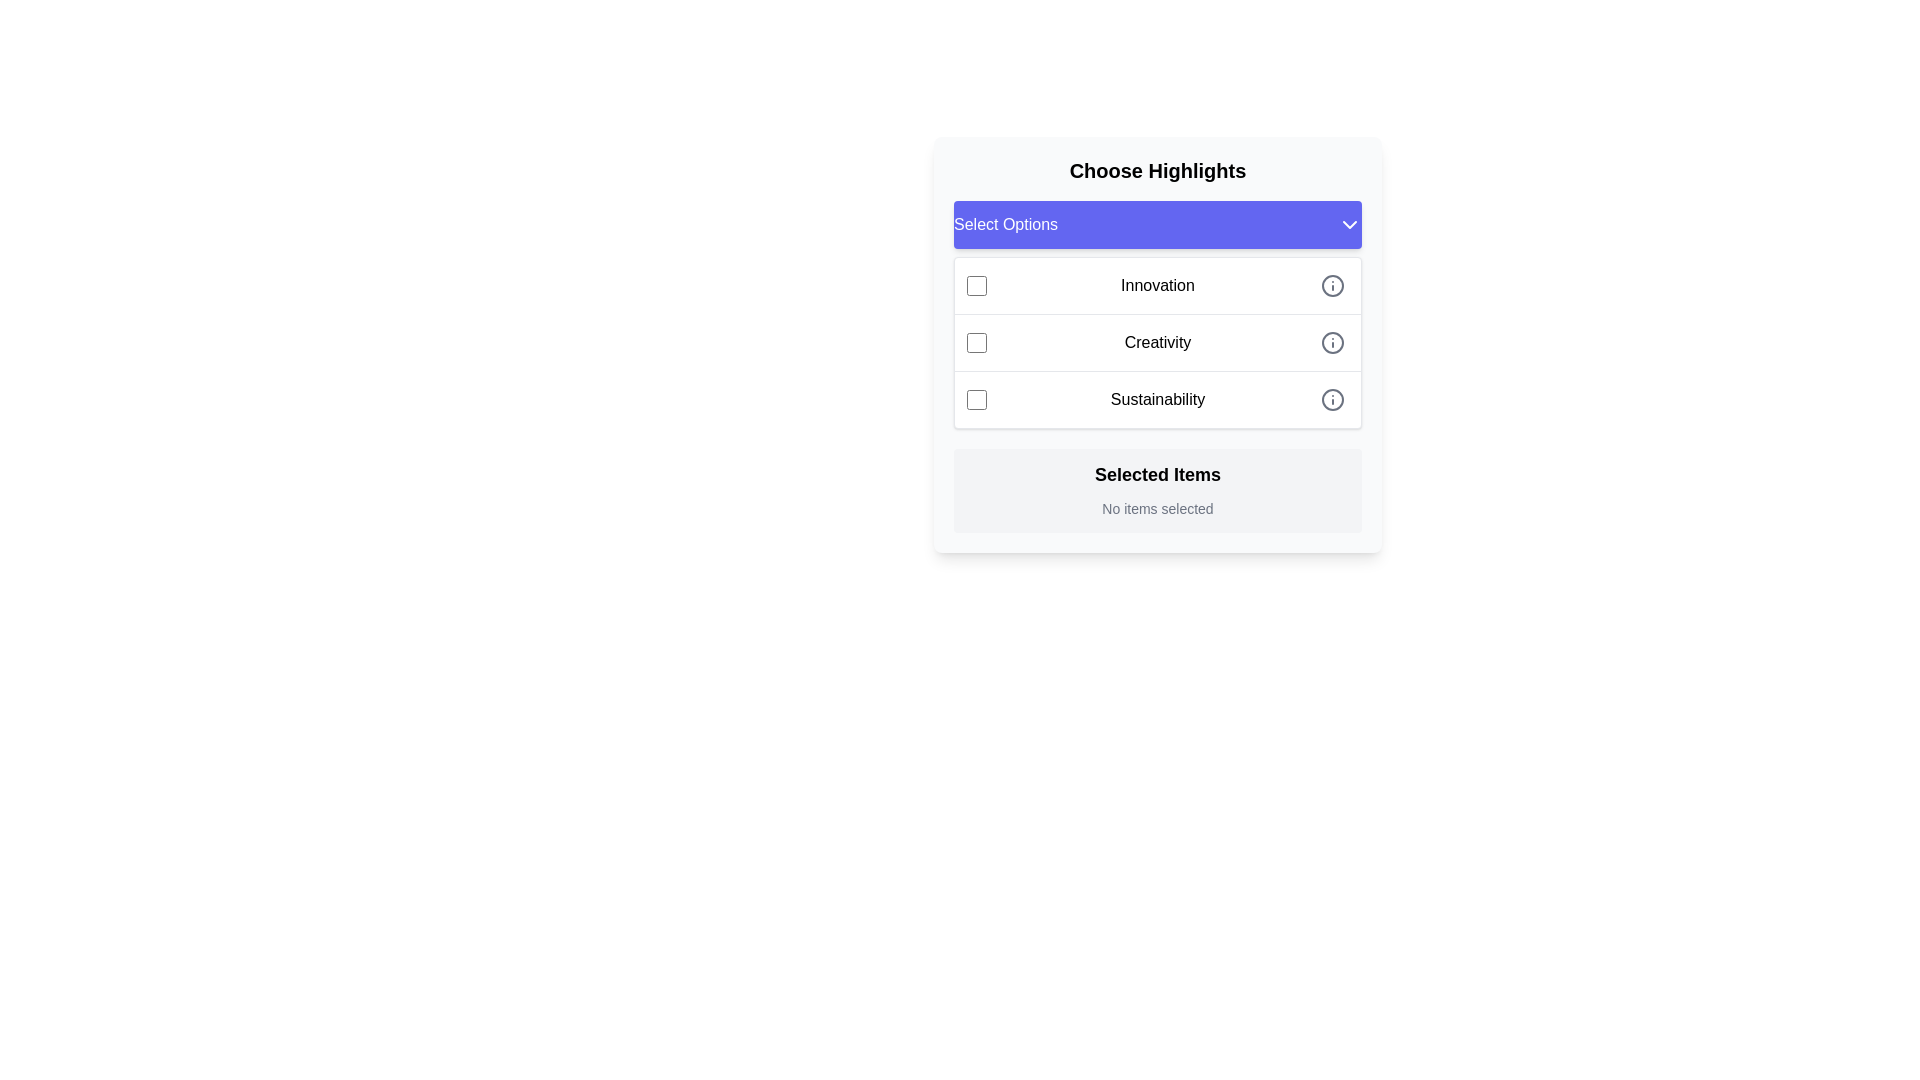  I want to click on the downward-pointing chevron icon indicating a dropdown, located at the far-right side of the 'Select Options' button, so click(1349, 224).